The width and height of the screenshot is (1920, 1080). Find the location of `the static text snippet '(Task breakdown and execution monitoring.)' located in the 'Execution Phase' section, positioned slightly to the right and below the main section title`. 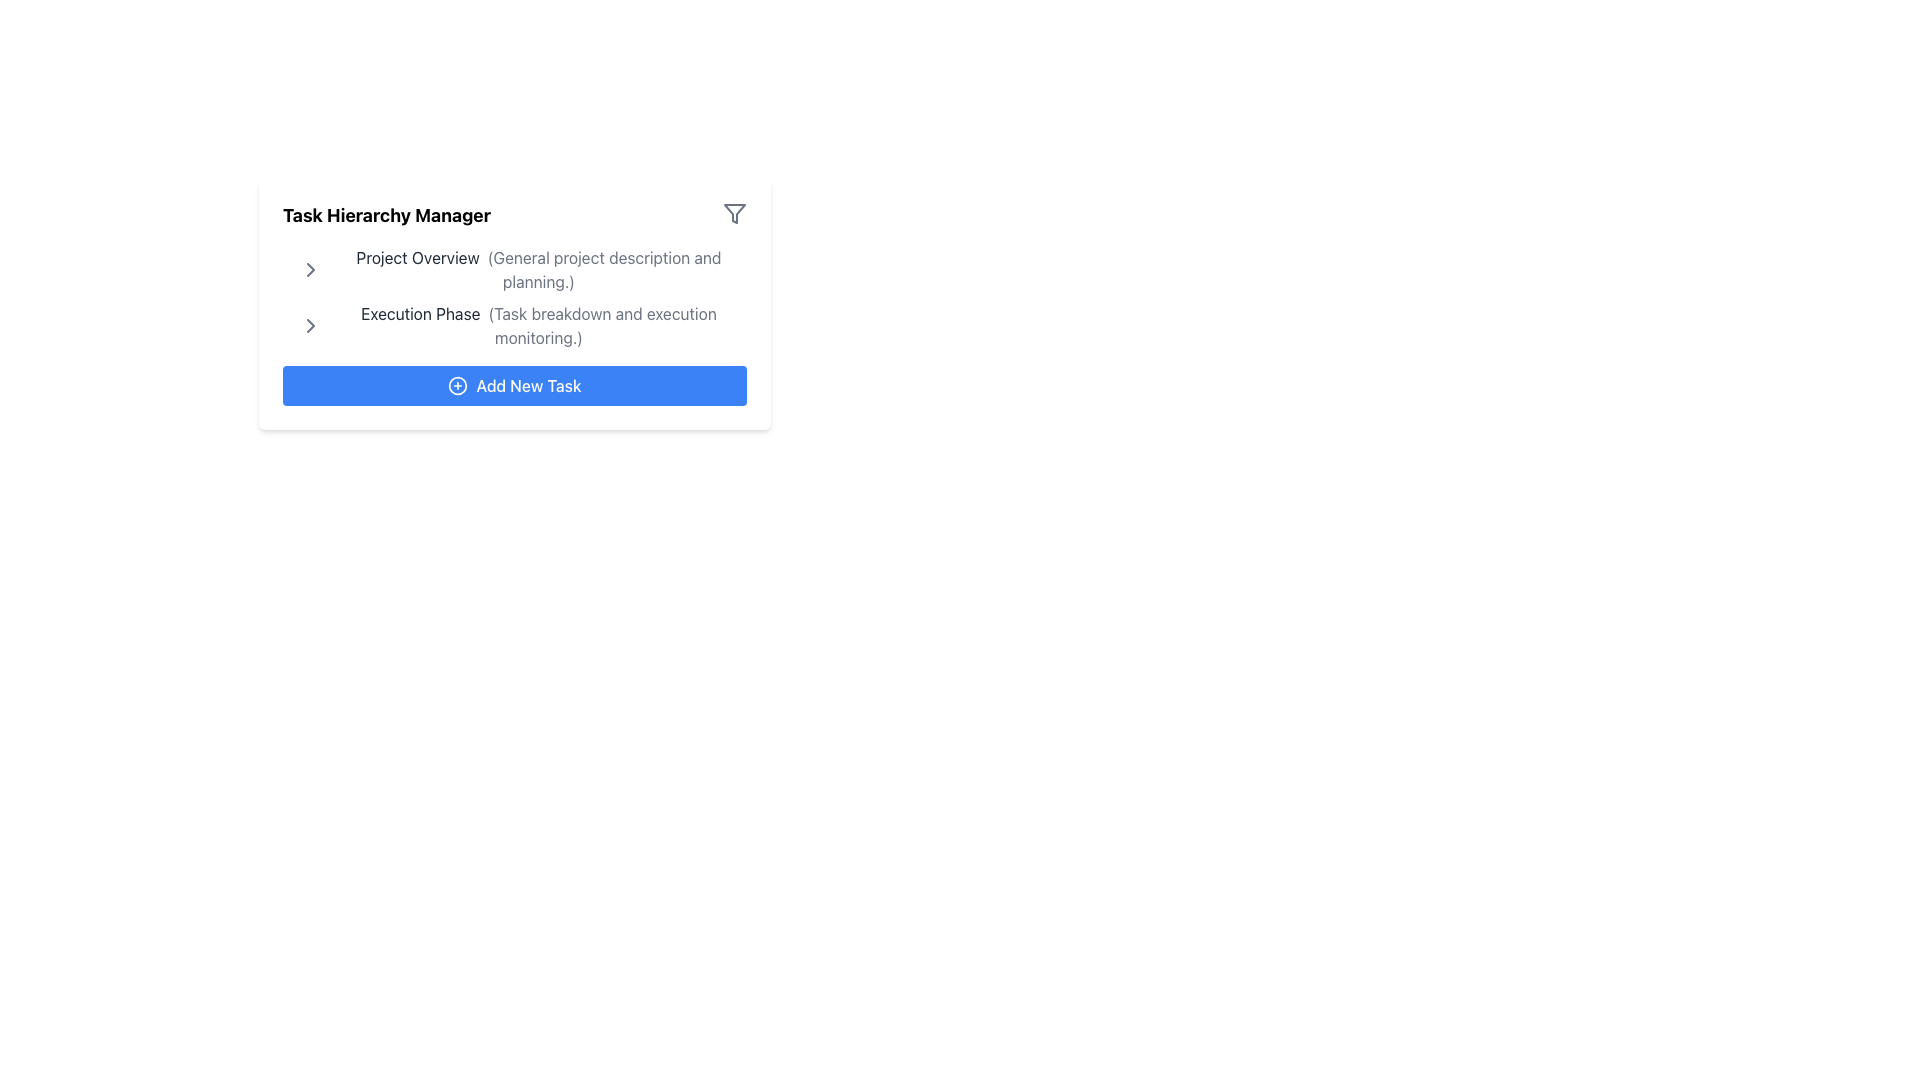

the static text snippet '(Task breakdown and execution monitoring.)' located in the 'Execution Phase' section, positioned slightly to the right and below the main section title is located at coordinates (601, 325).